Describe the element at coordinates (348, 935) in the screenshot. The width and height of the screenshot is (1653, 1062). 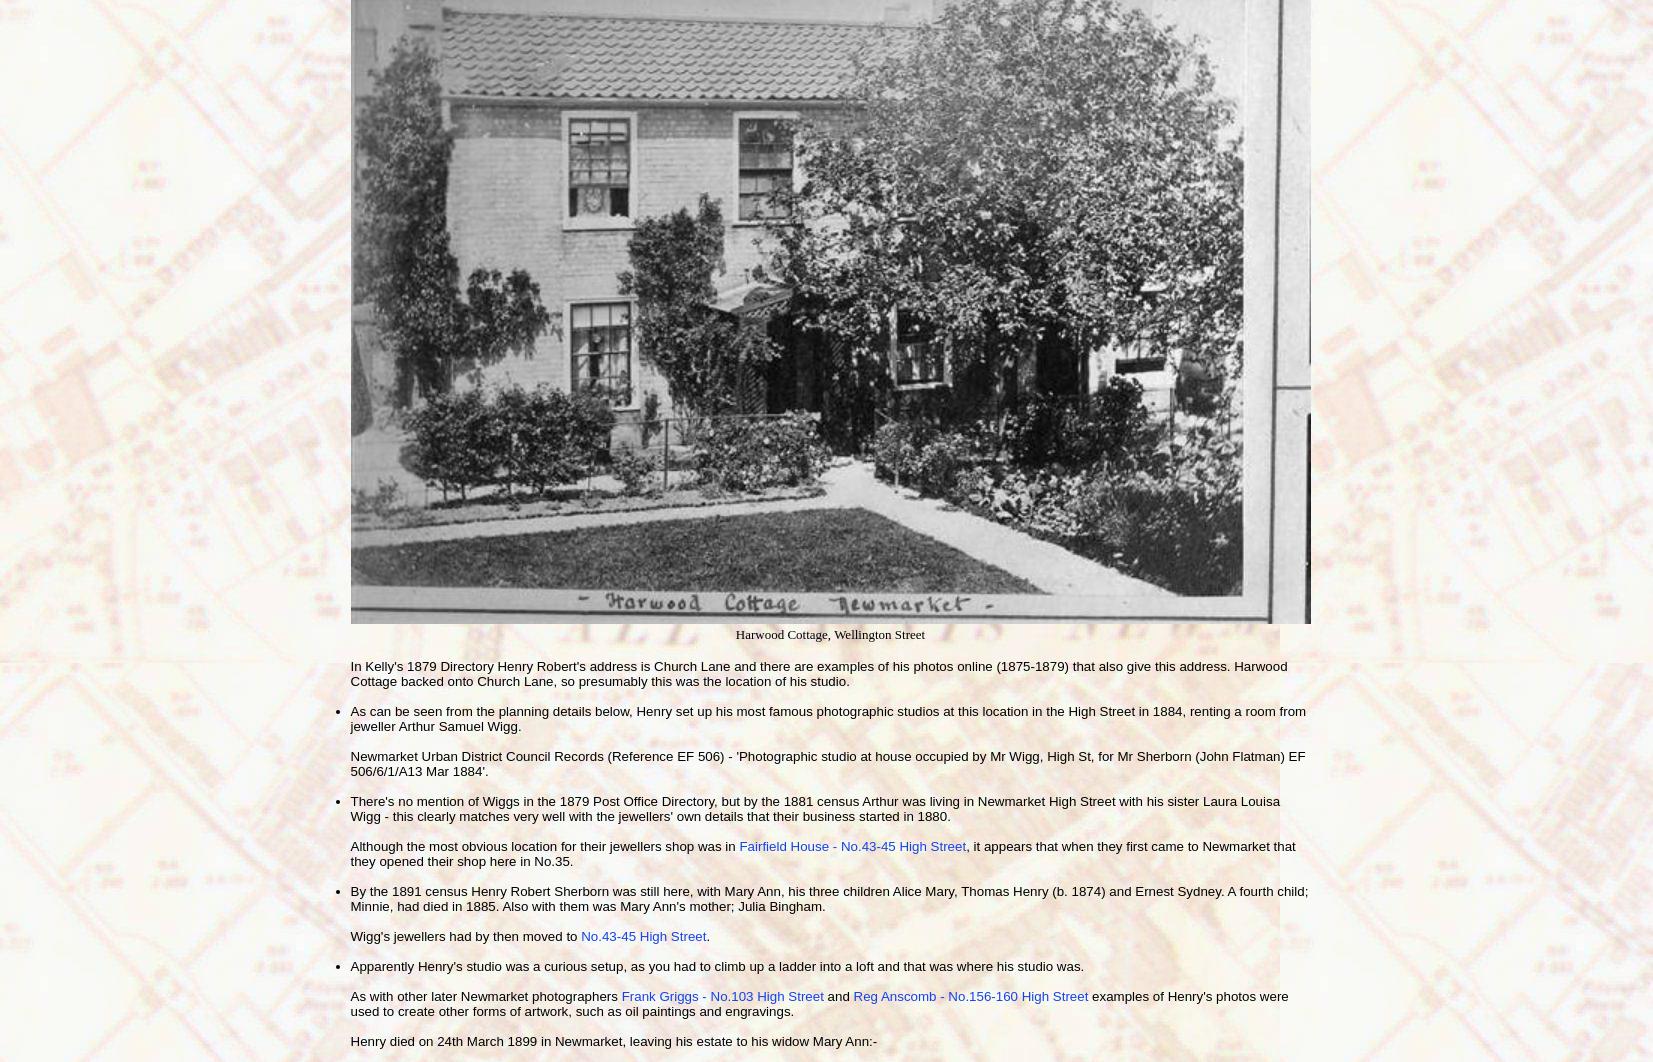
I see `'Wigg's jewellers had by then moved to'` at that location.